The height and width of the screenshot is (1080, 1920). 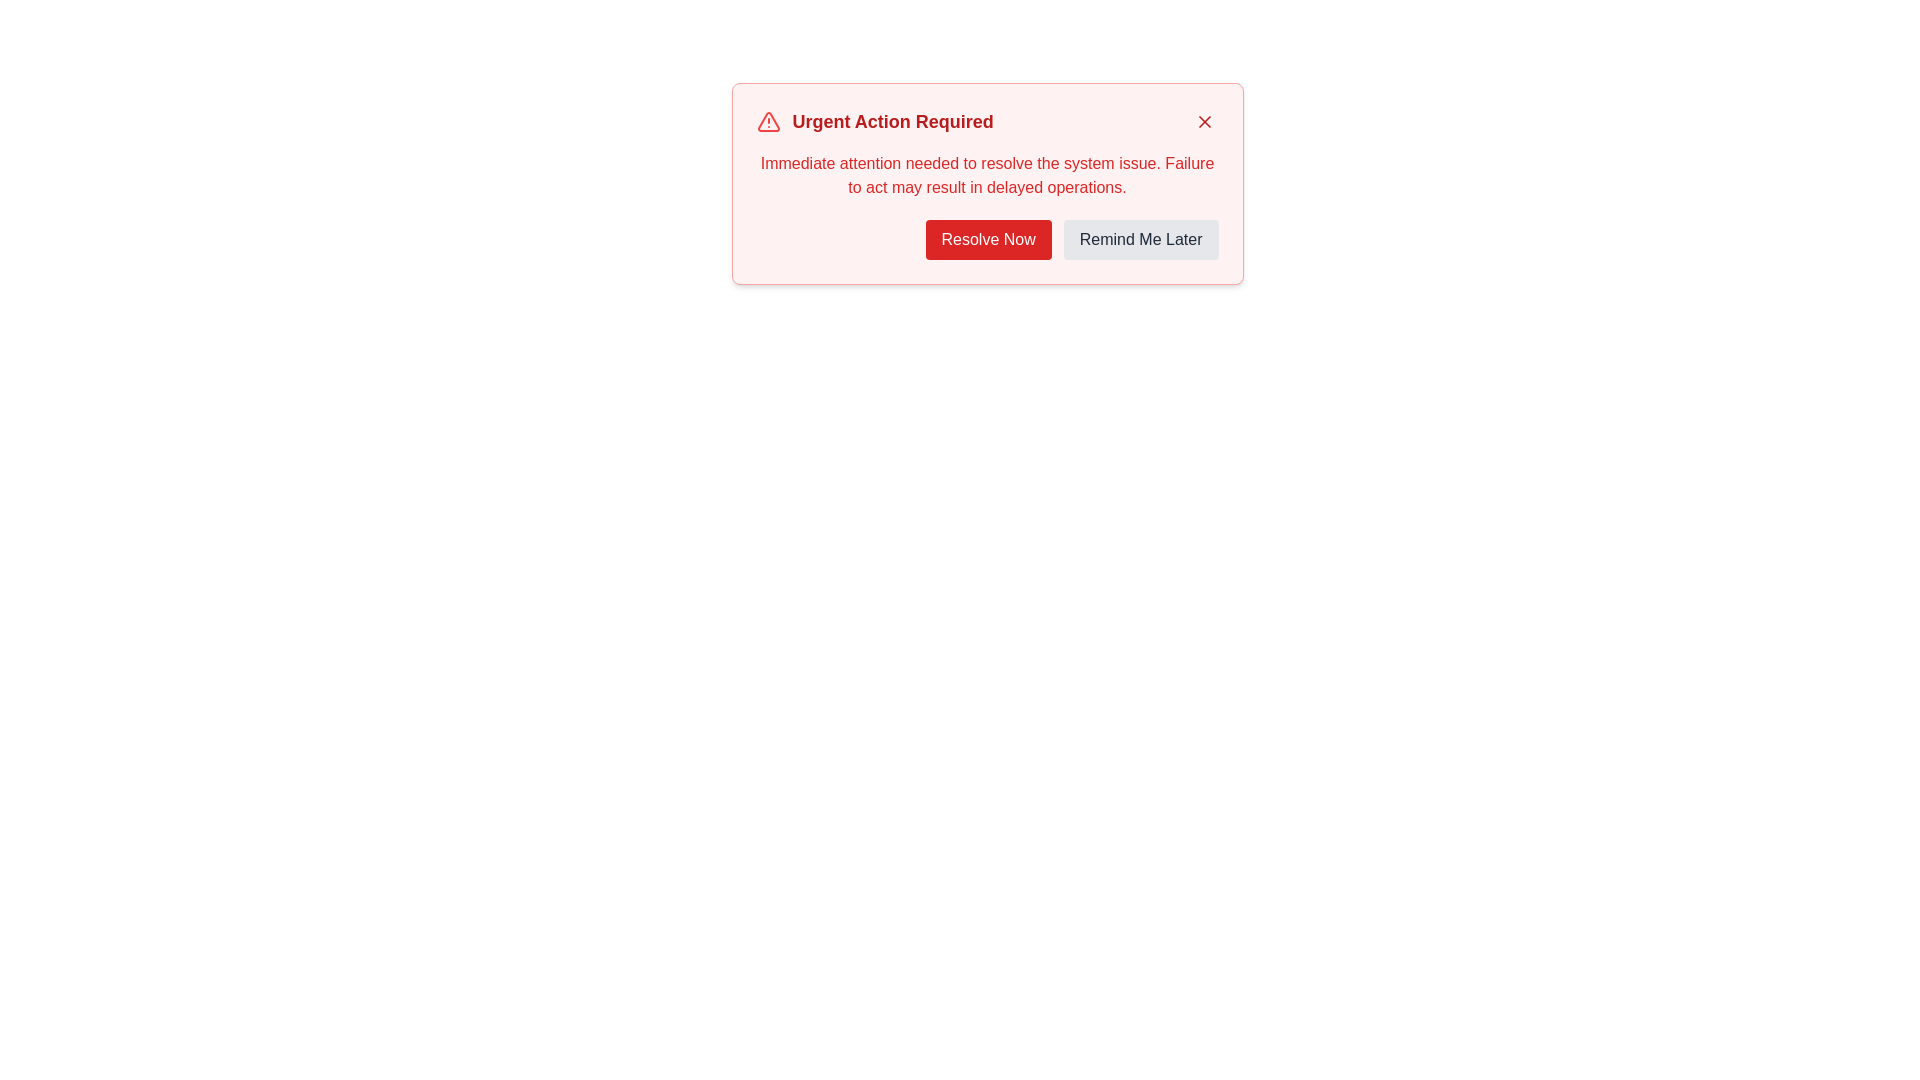 What do you see at coordinates (892, 122) in the screenshot?
I see `text label displaying 'Urgent Action Required' which is centrally located in the notification card` at bounding box center [892, 122].